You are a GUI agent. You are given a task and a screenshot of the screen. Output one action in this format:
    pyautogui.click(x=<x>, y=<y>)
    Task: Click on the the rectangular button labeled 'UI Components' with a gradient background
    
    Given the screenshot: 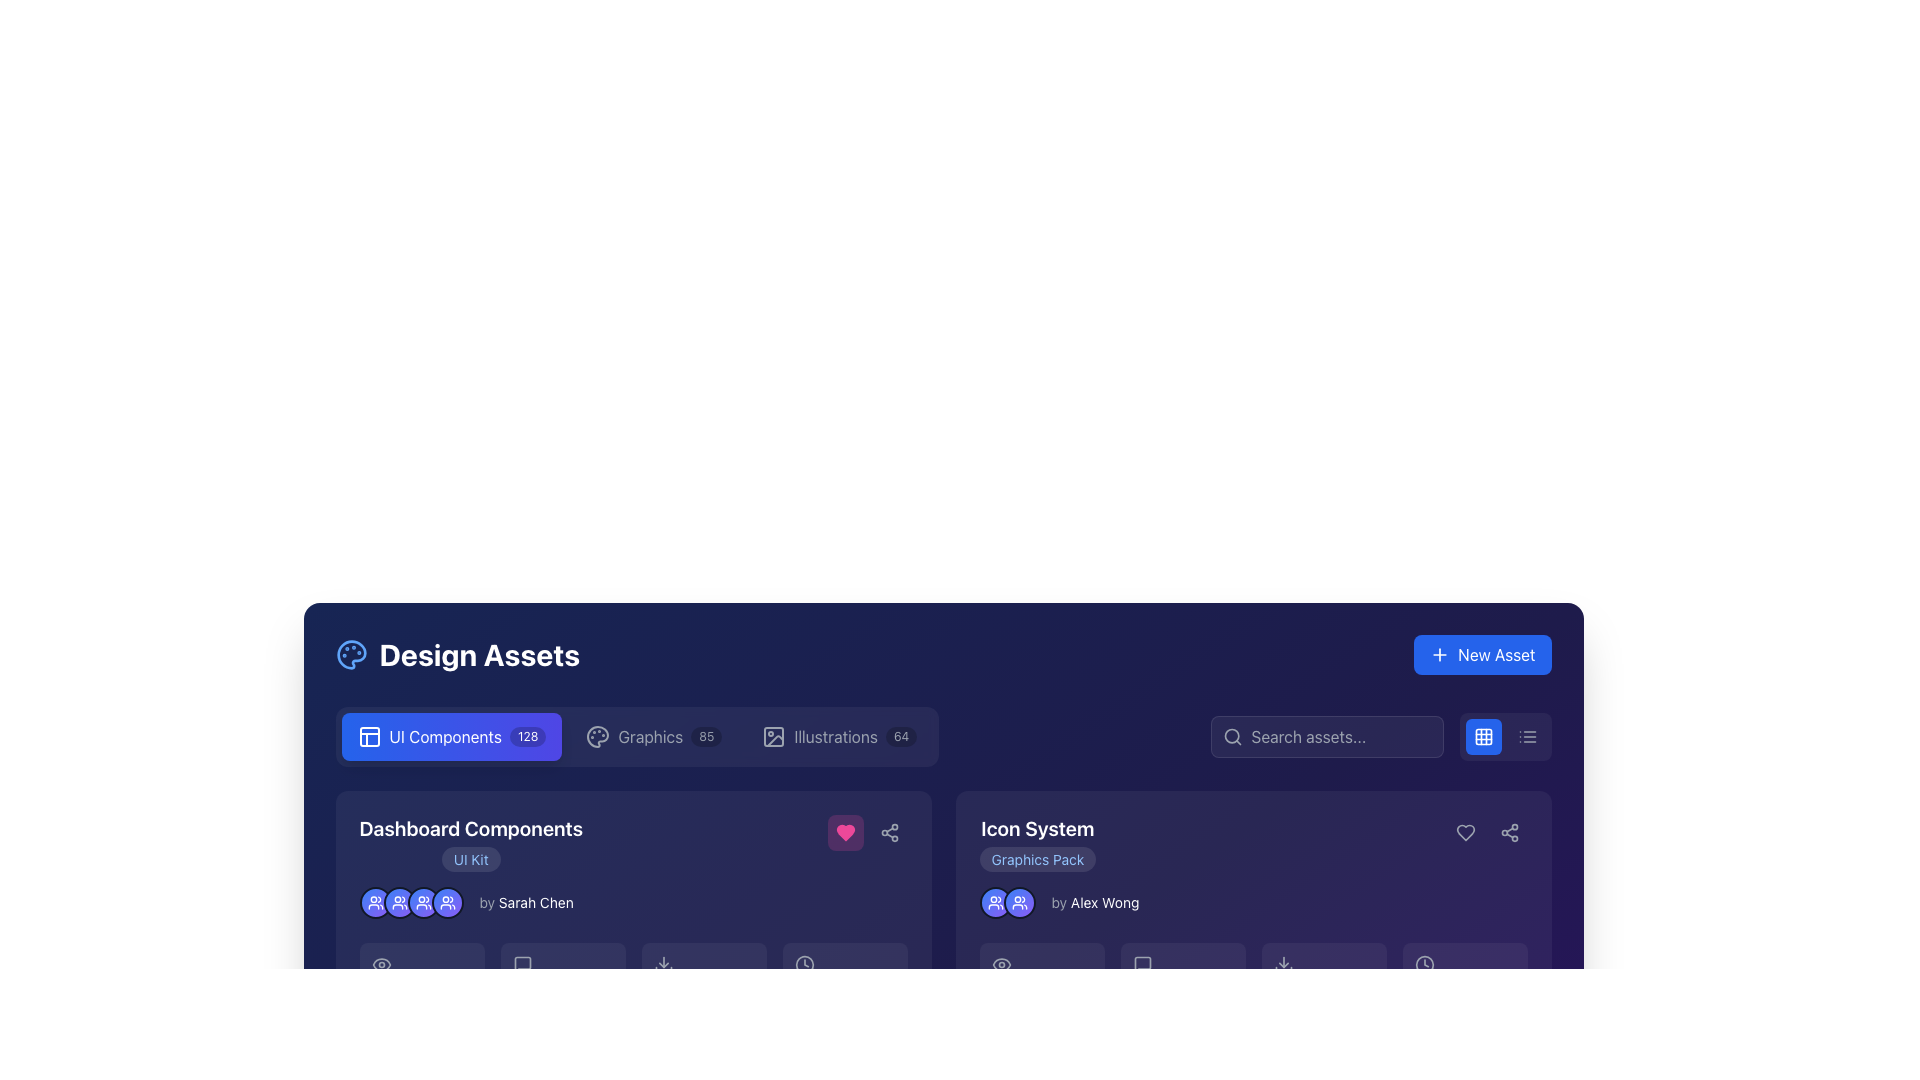 What is the action you would take?
    pyautogui.click(x=450, y=736)
    